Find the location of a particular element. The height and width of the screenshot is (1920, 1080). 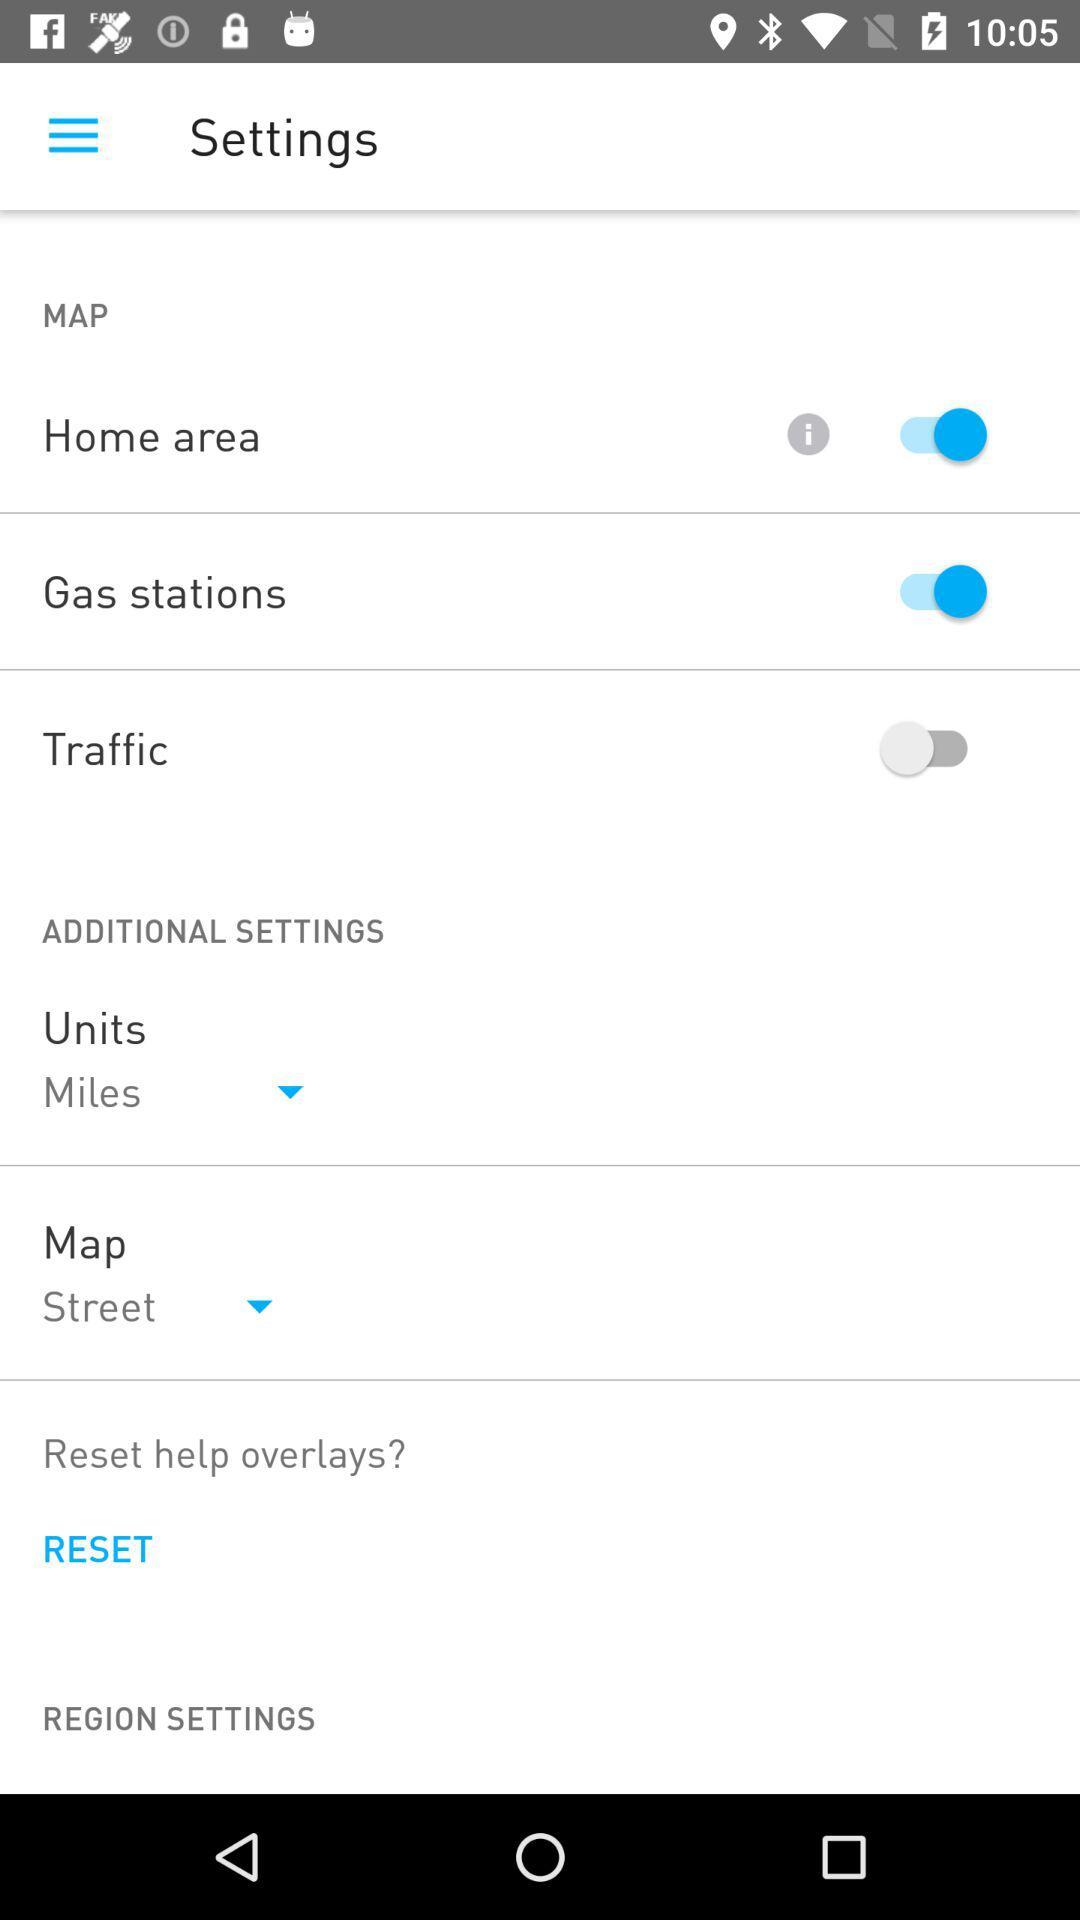

traffic option is located at coordinates (933, 747).